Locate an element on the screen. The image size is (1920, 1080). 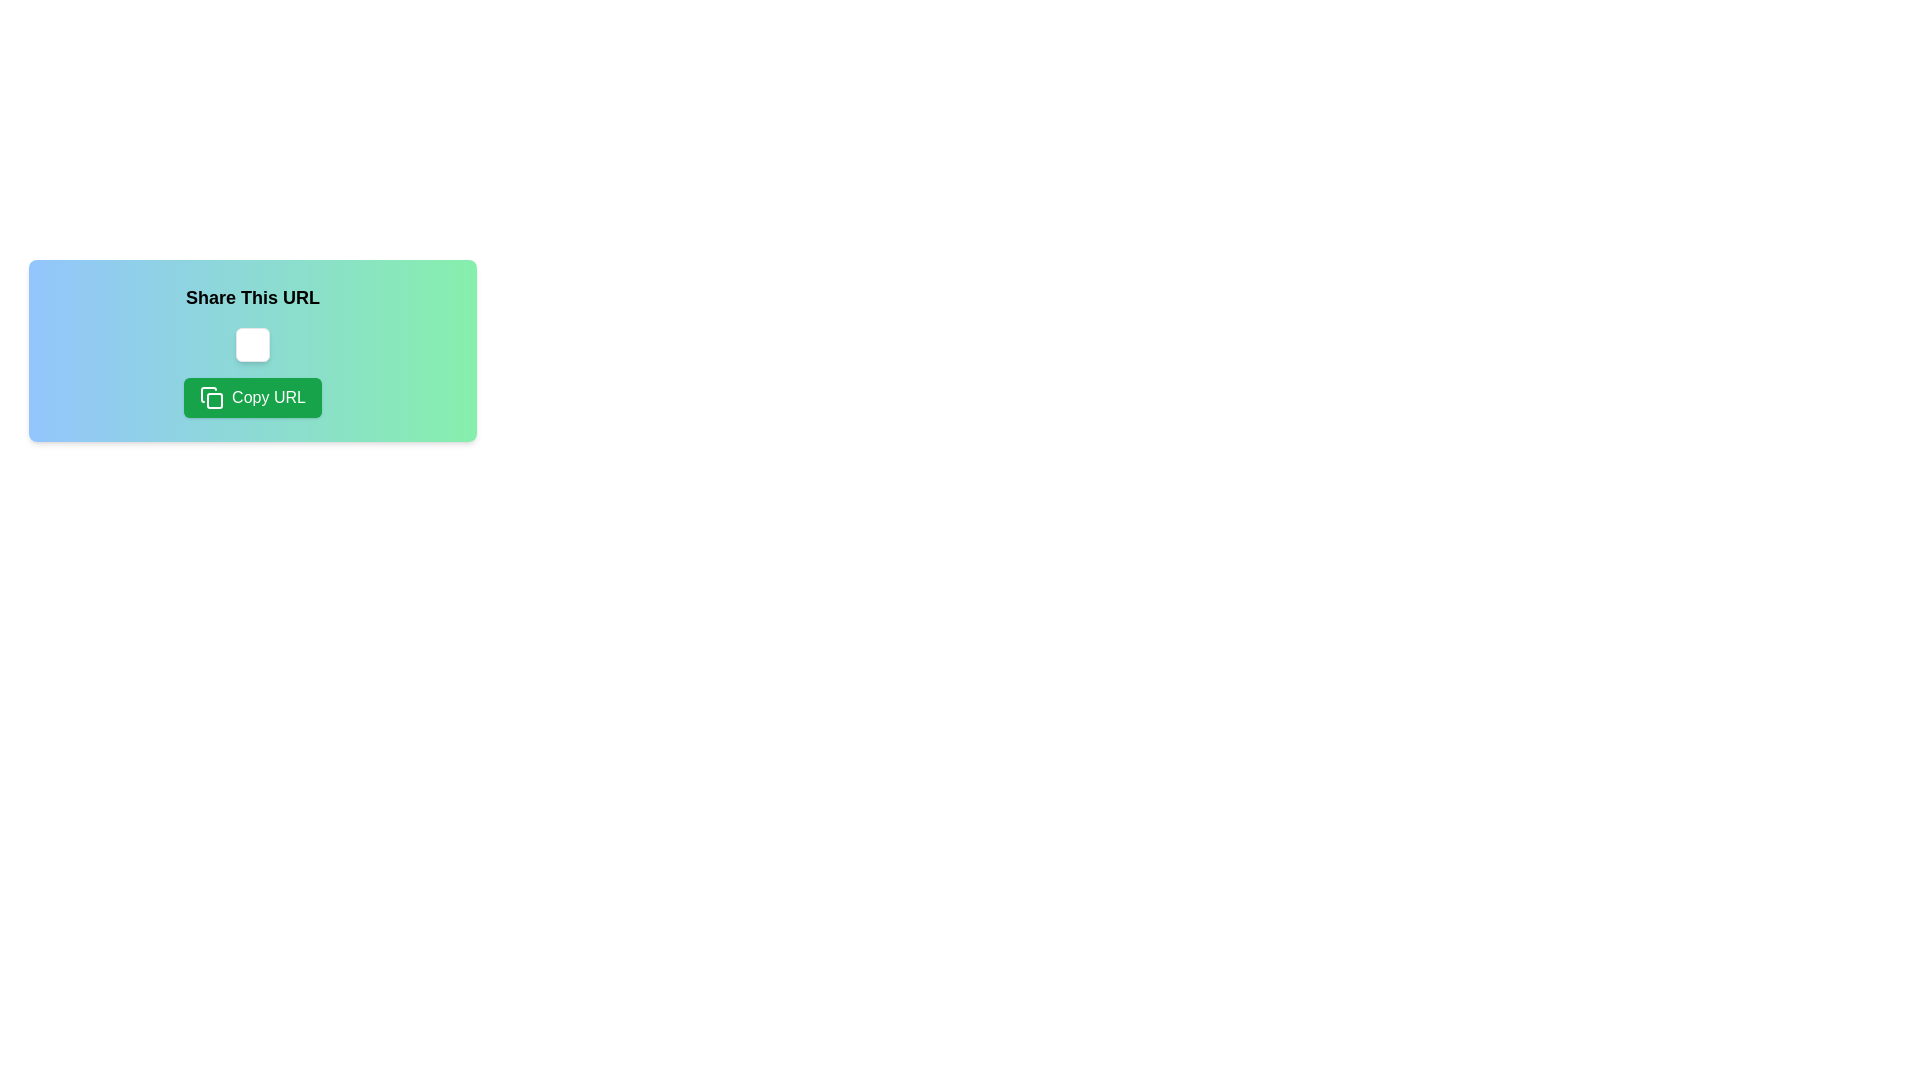
the small green square icon with rounded corners, which is part of the 'Copy URL' button is located at coordinates (215, 401).